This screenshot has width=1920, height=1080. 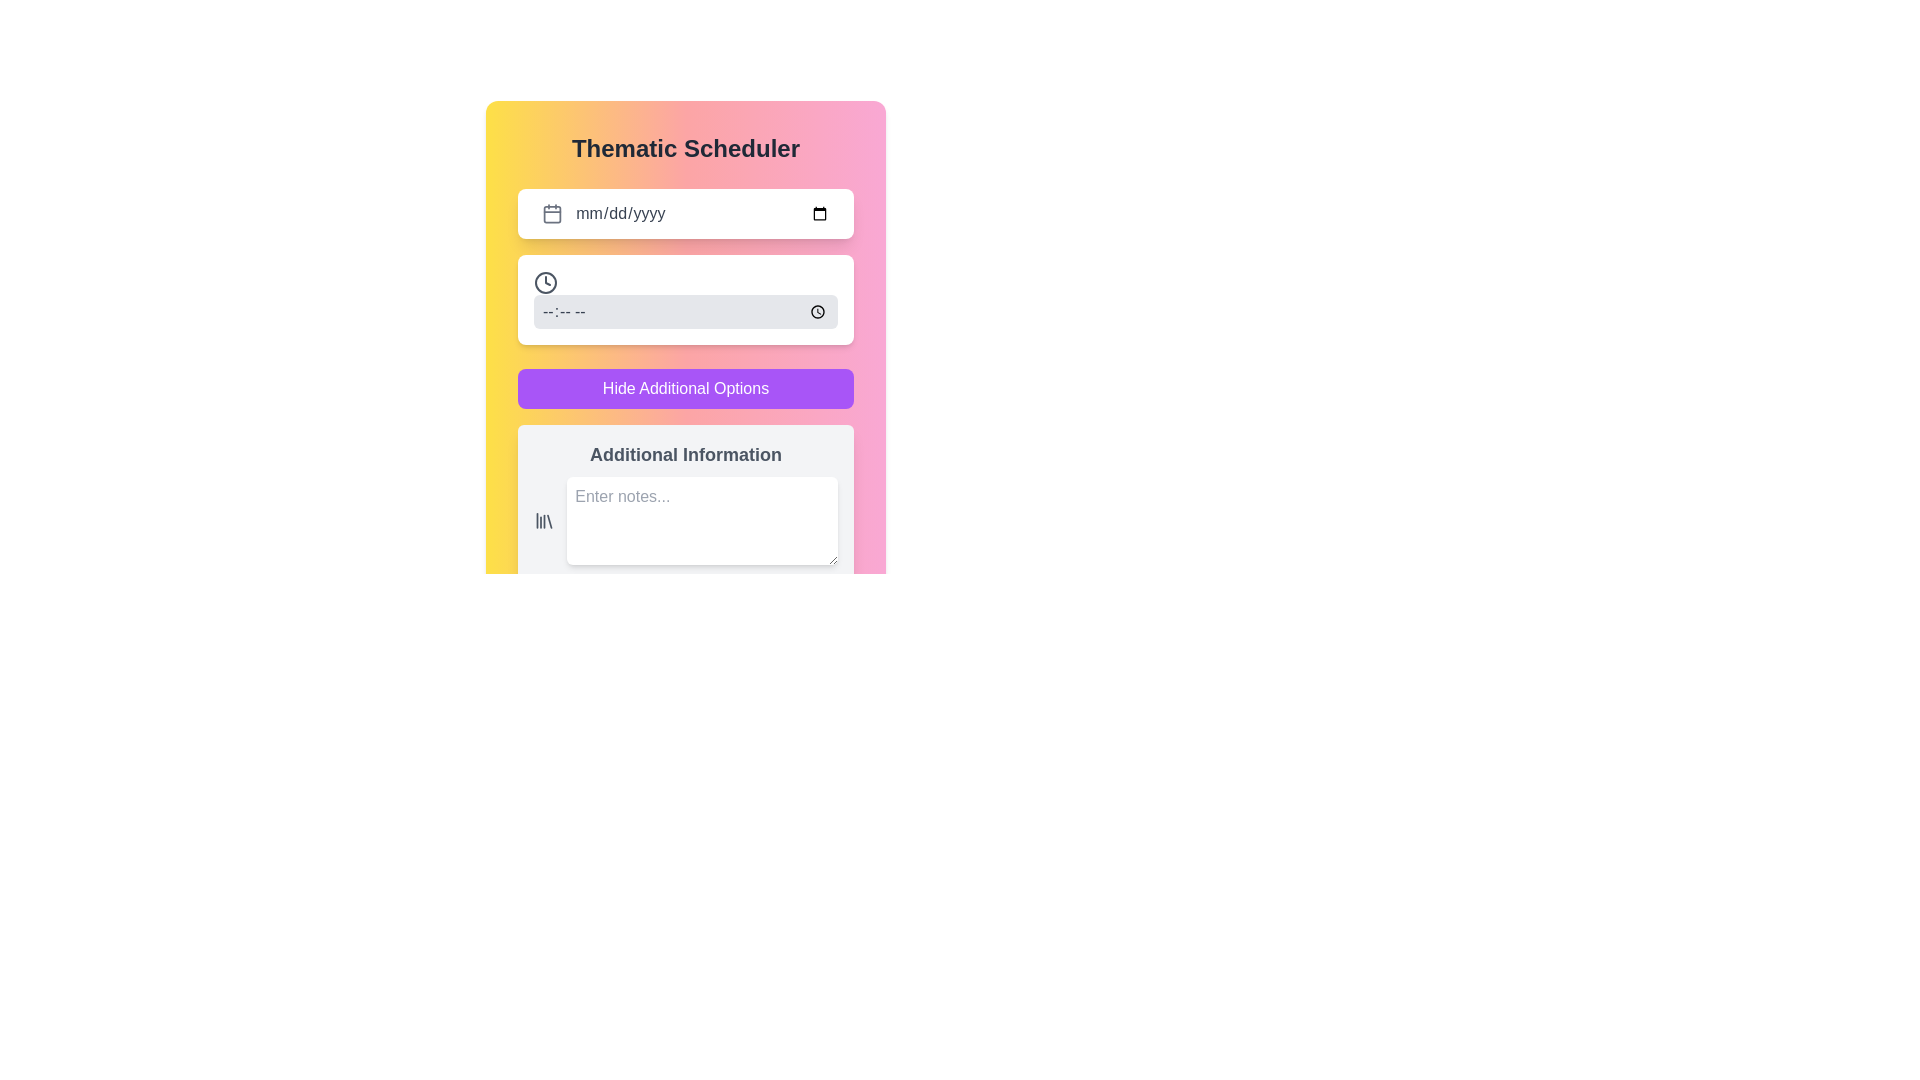 I want to click on the clock icon, which is visually represented as a time functionality element located to the left of a time input field, so click(x=546, y=282).